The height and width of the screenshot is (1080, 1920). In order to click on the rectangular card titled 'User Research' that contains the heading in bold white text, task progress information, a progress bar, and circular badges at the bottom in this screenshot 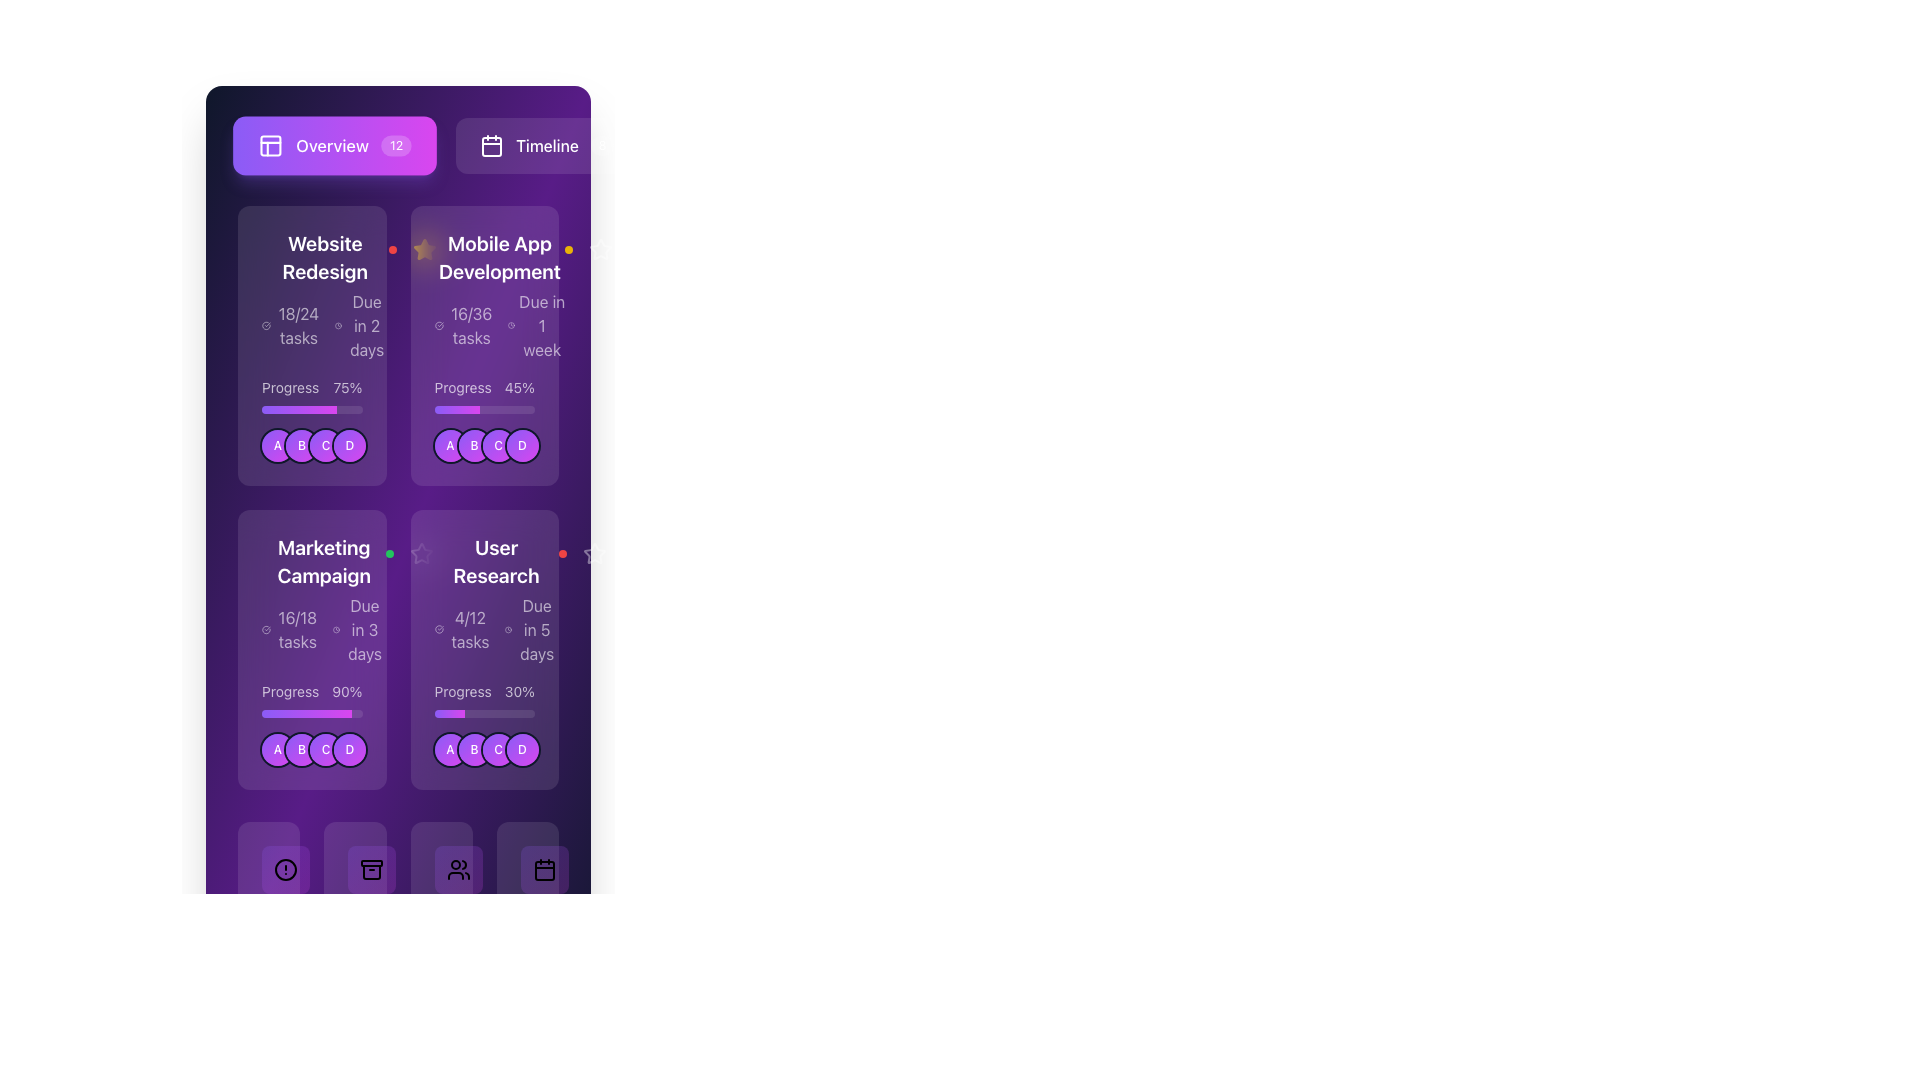, I will do `click(484, 650)`.